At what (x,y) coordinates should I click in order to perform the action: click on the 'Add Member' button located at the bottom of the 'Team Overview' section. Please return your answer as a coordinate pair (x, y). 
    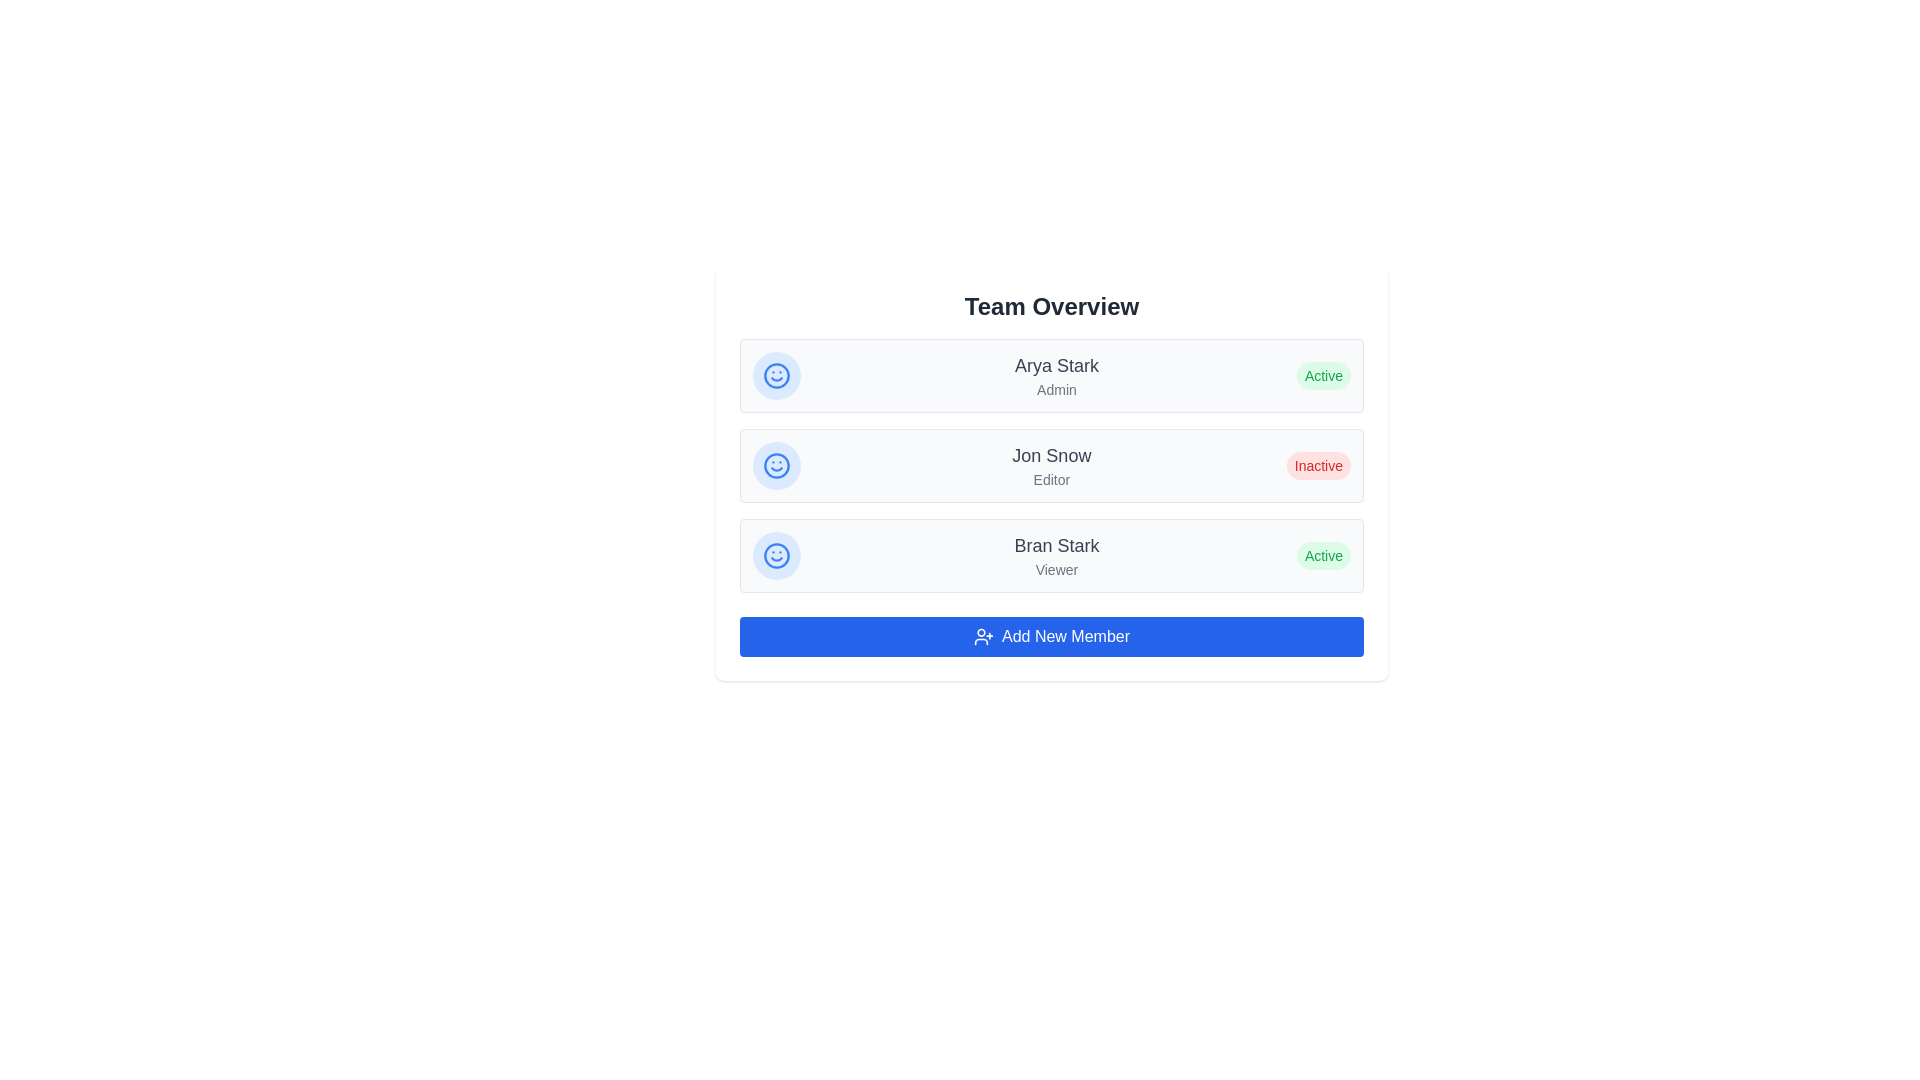
    Looking at the image, I should click on (1050, 636).